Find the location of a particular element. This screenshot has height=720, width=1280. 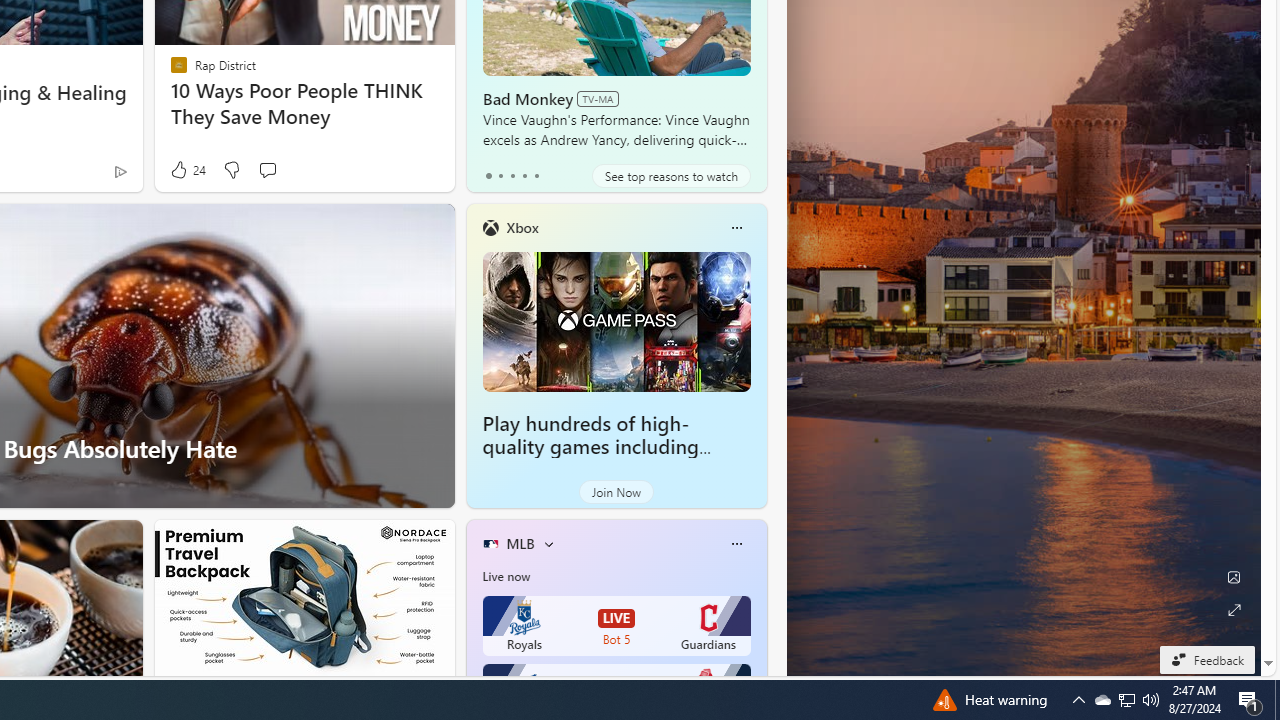

'tab-2' is located at coordinates (512, 175).